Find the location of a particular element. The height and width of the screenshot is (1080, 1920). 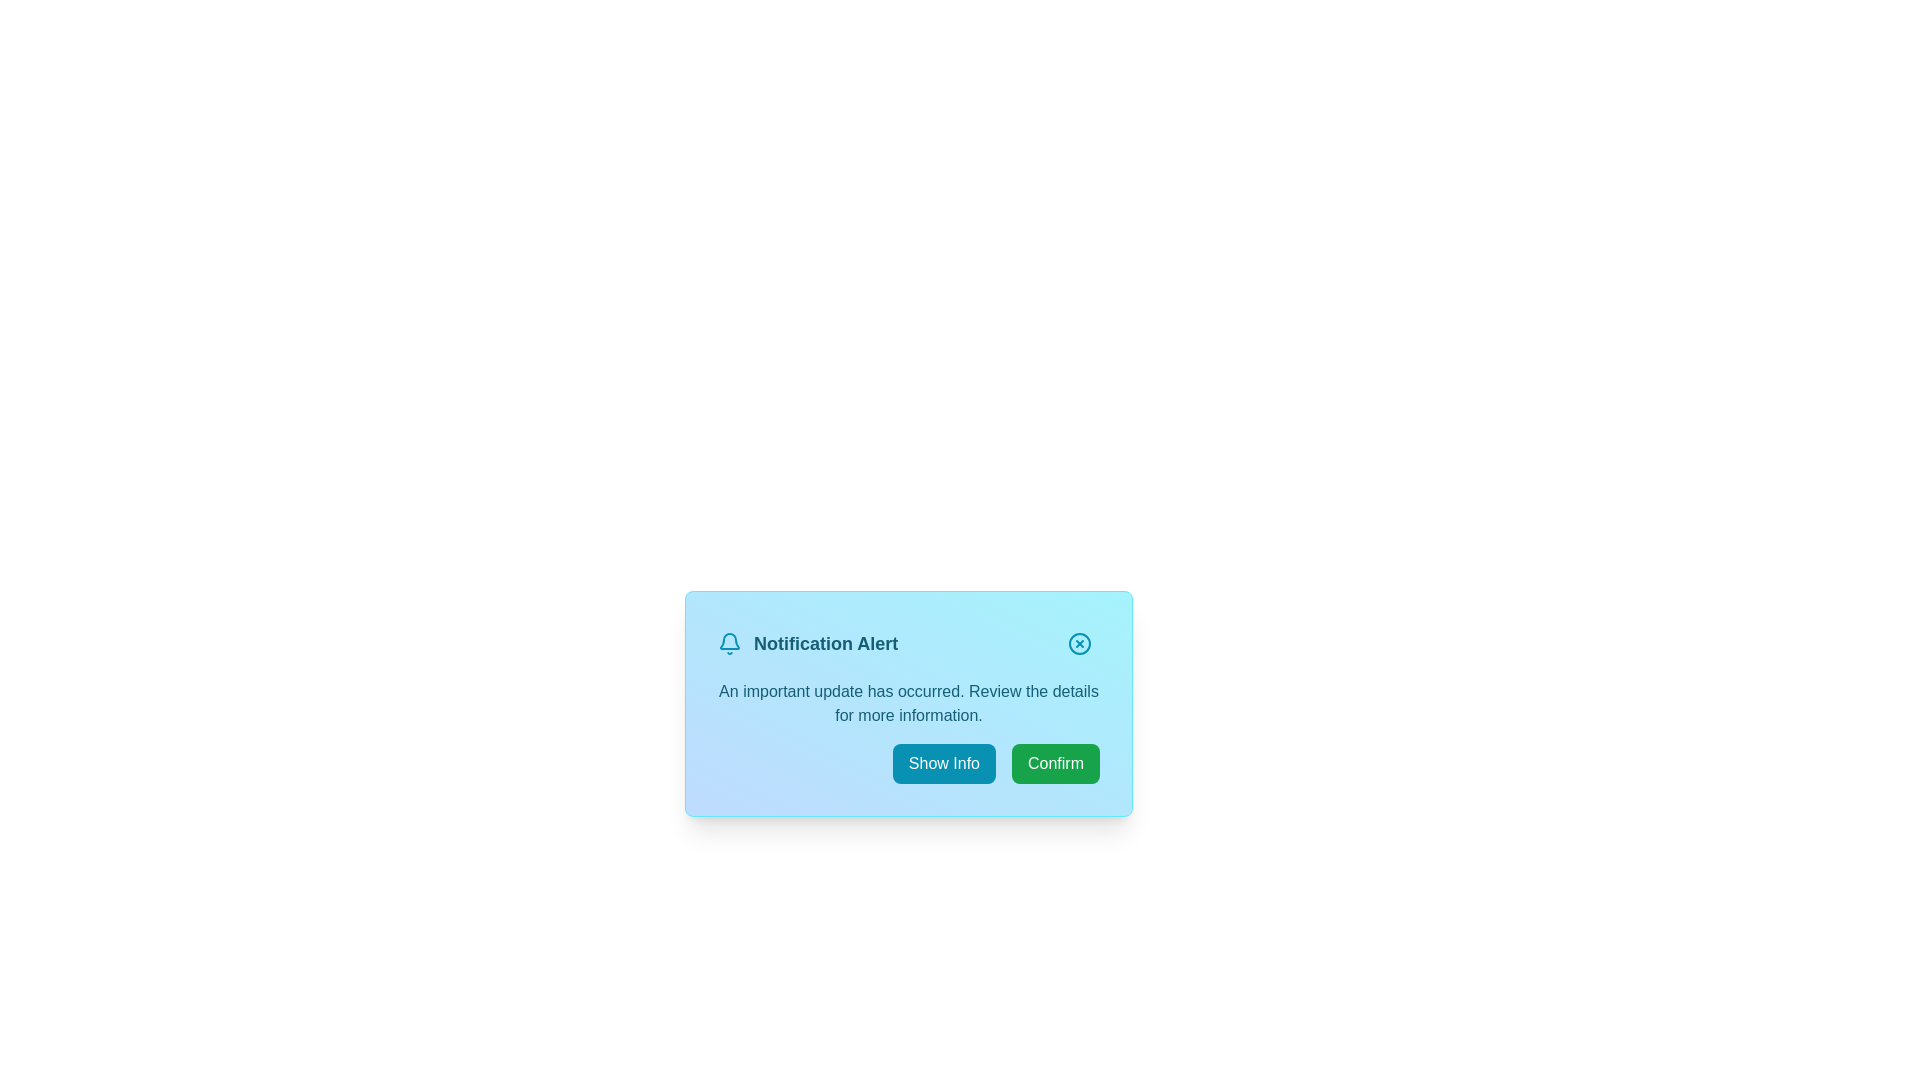

the bell icon to provide visual feedback is located at coordinates (728, 644).